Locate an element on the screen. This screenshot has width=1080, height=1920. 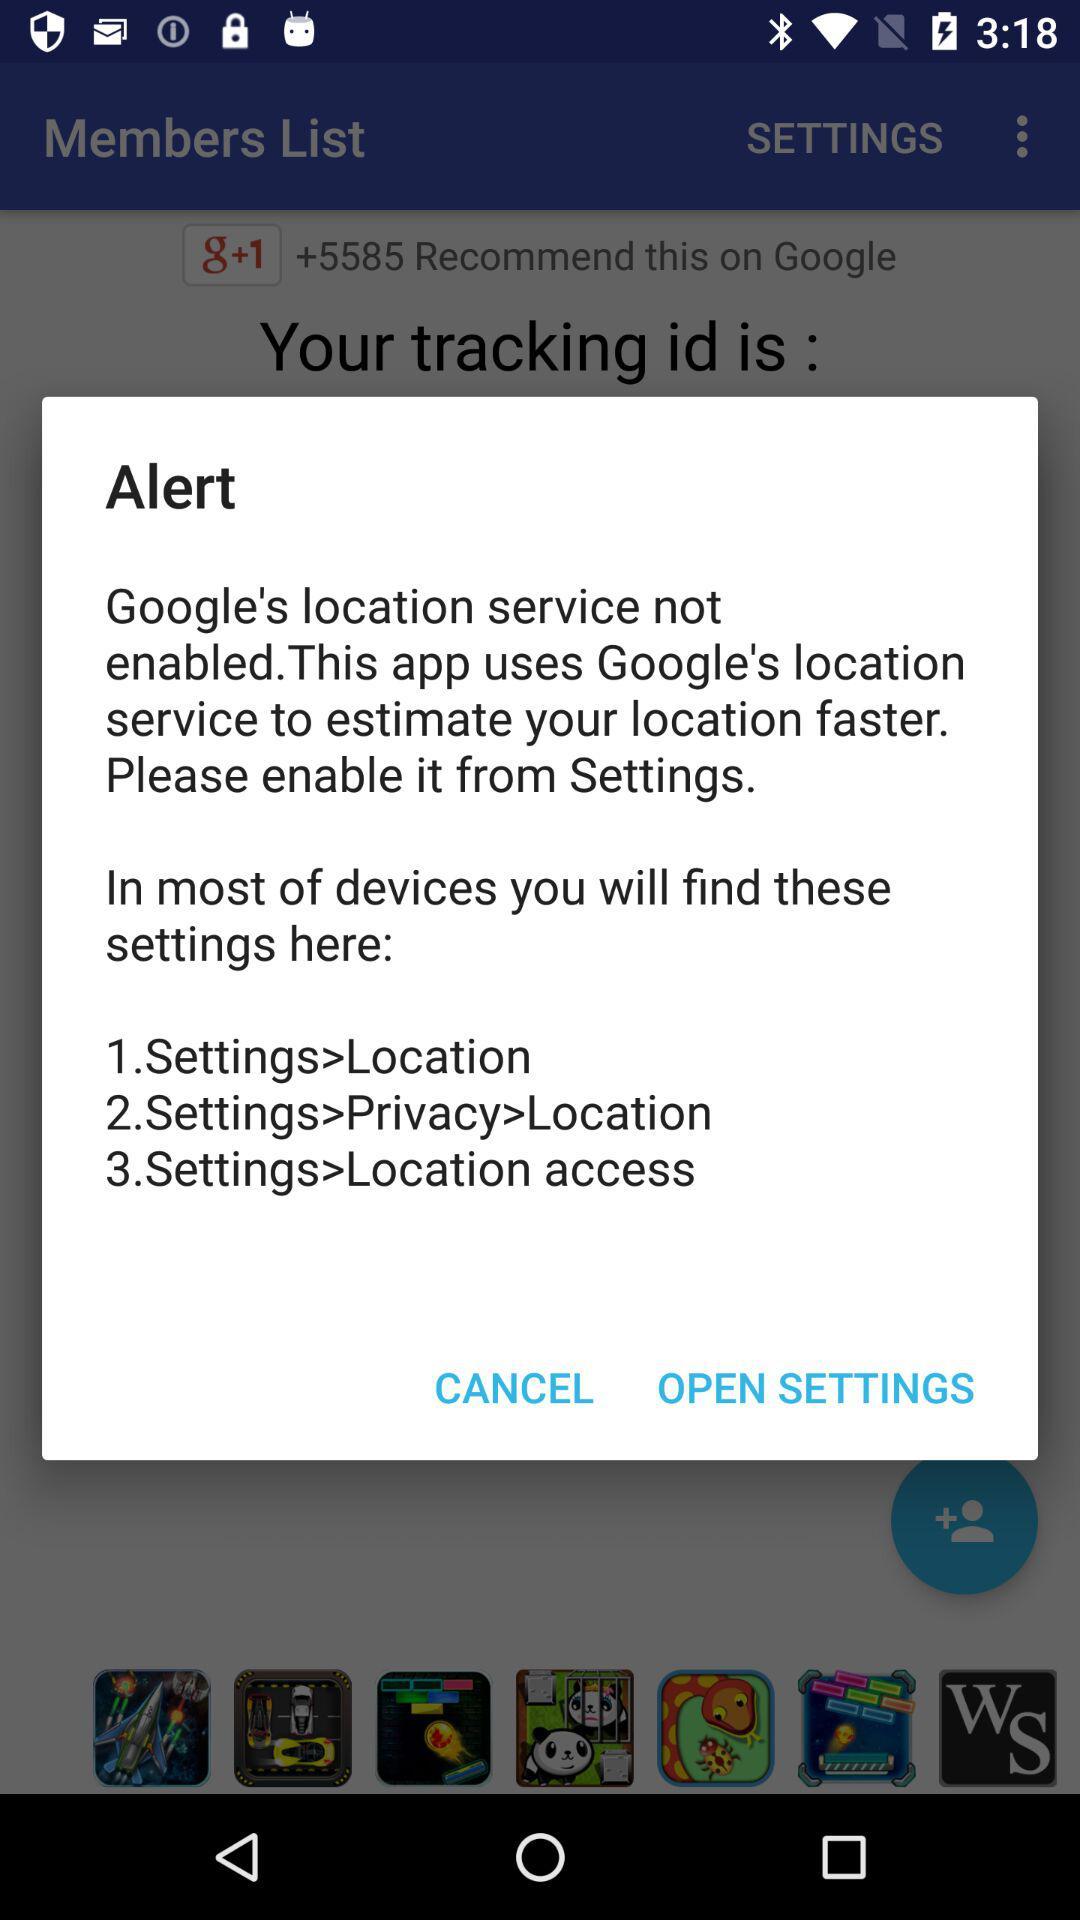
the item at the bottom is located at coordinates (513, 1385).